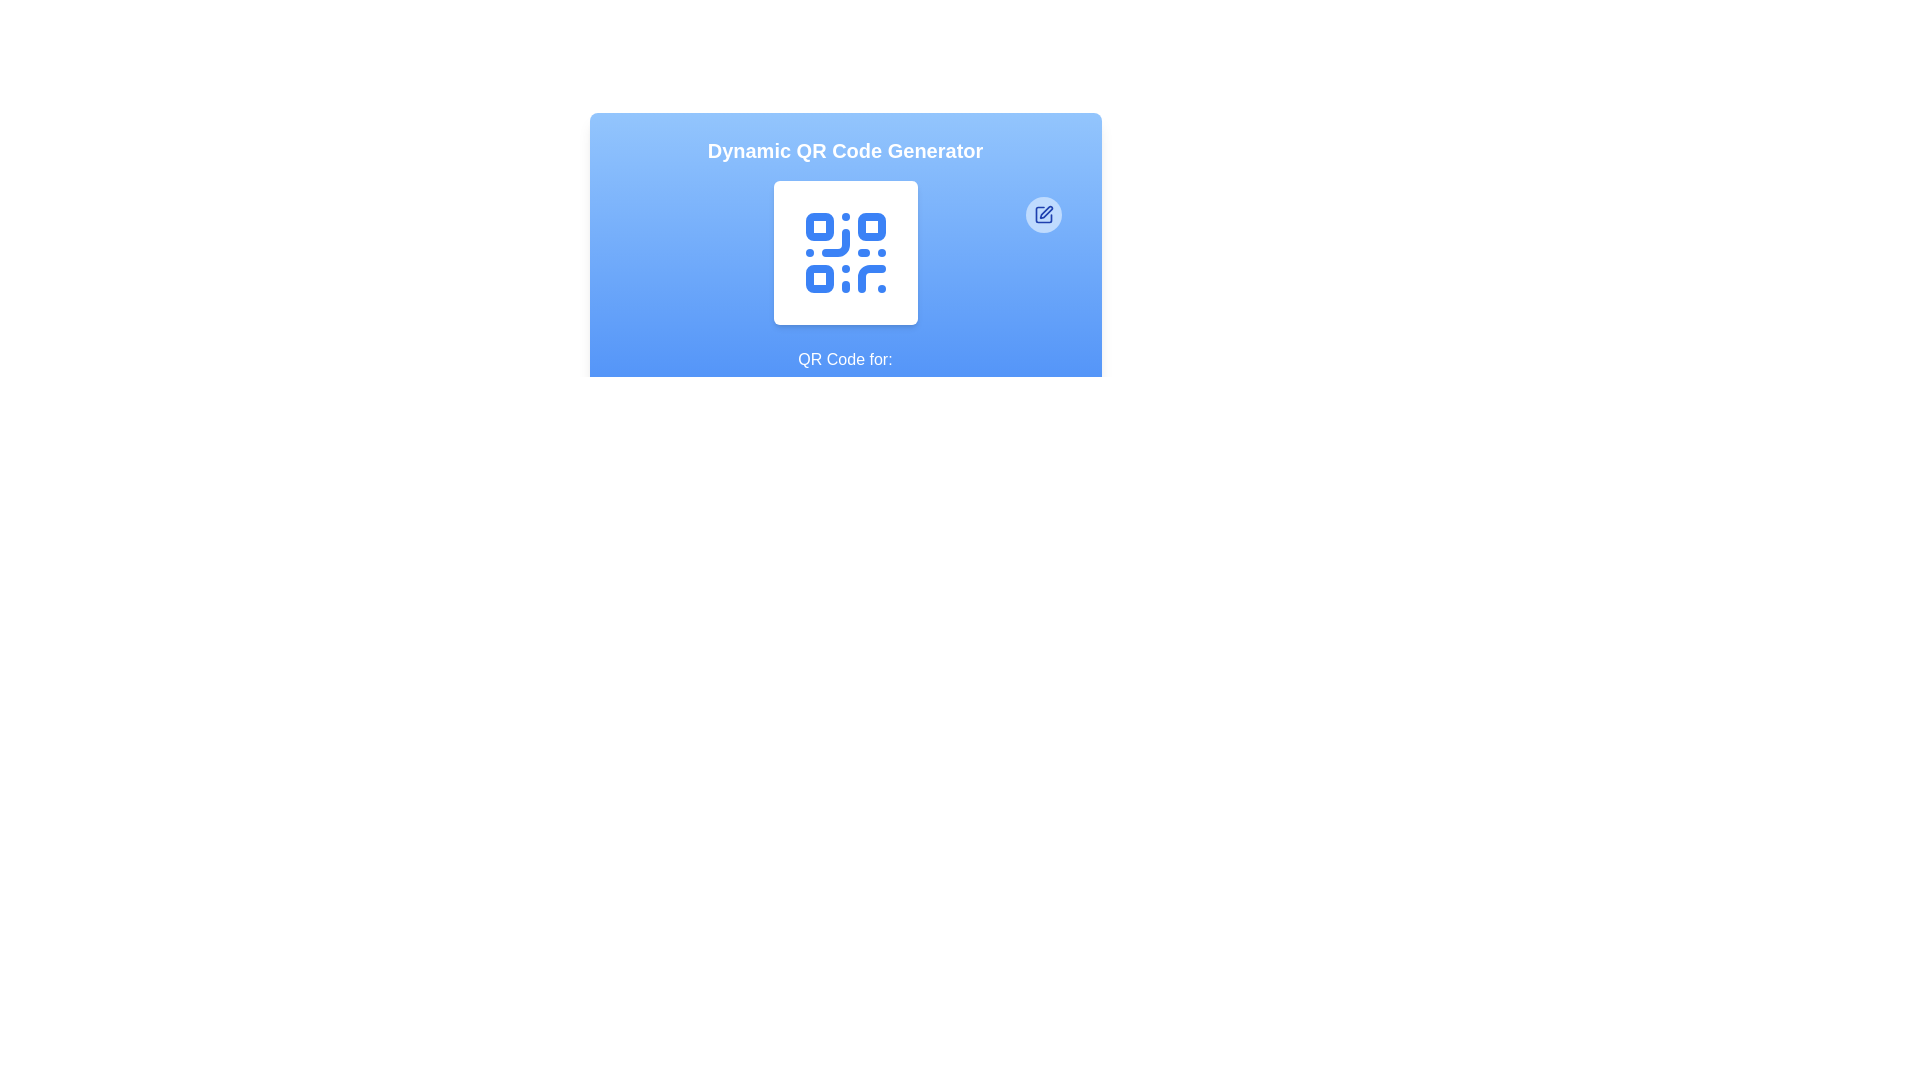  What do you see at coordinates (1042, 215) in the screenshot?
I see `the 'Edit' button located in the top-right corner of the 'Dynamic QR Code Generator' card` at bounding box center [1042, 215].